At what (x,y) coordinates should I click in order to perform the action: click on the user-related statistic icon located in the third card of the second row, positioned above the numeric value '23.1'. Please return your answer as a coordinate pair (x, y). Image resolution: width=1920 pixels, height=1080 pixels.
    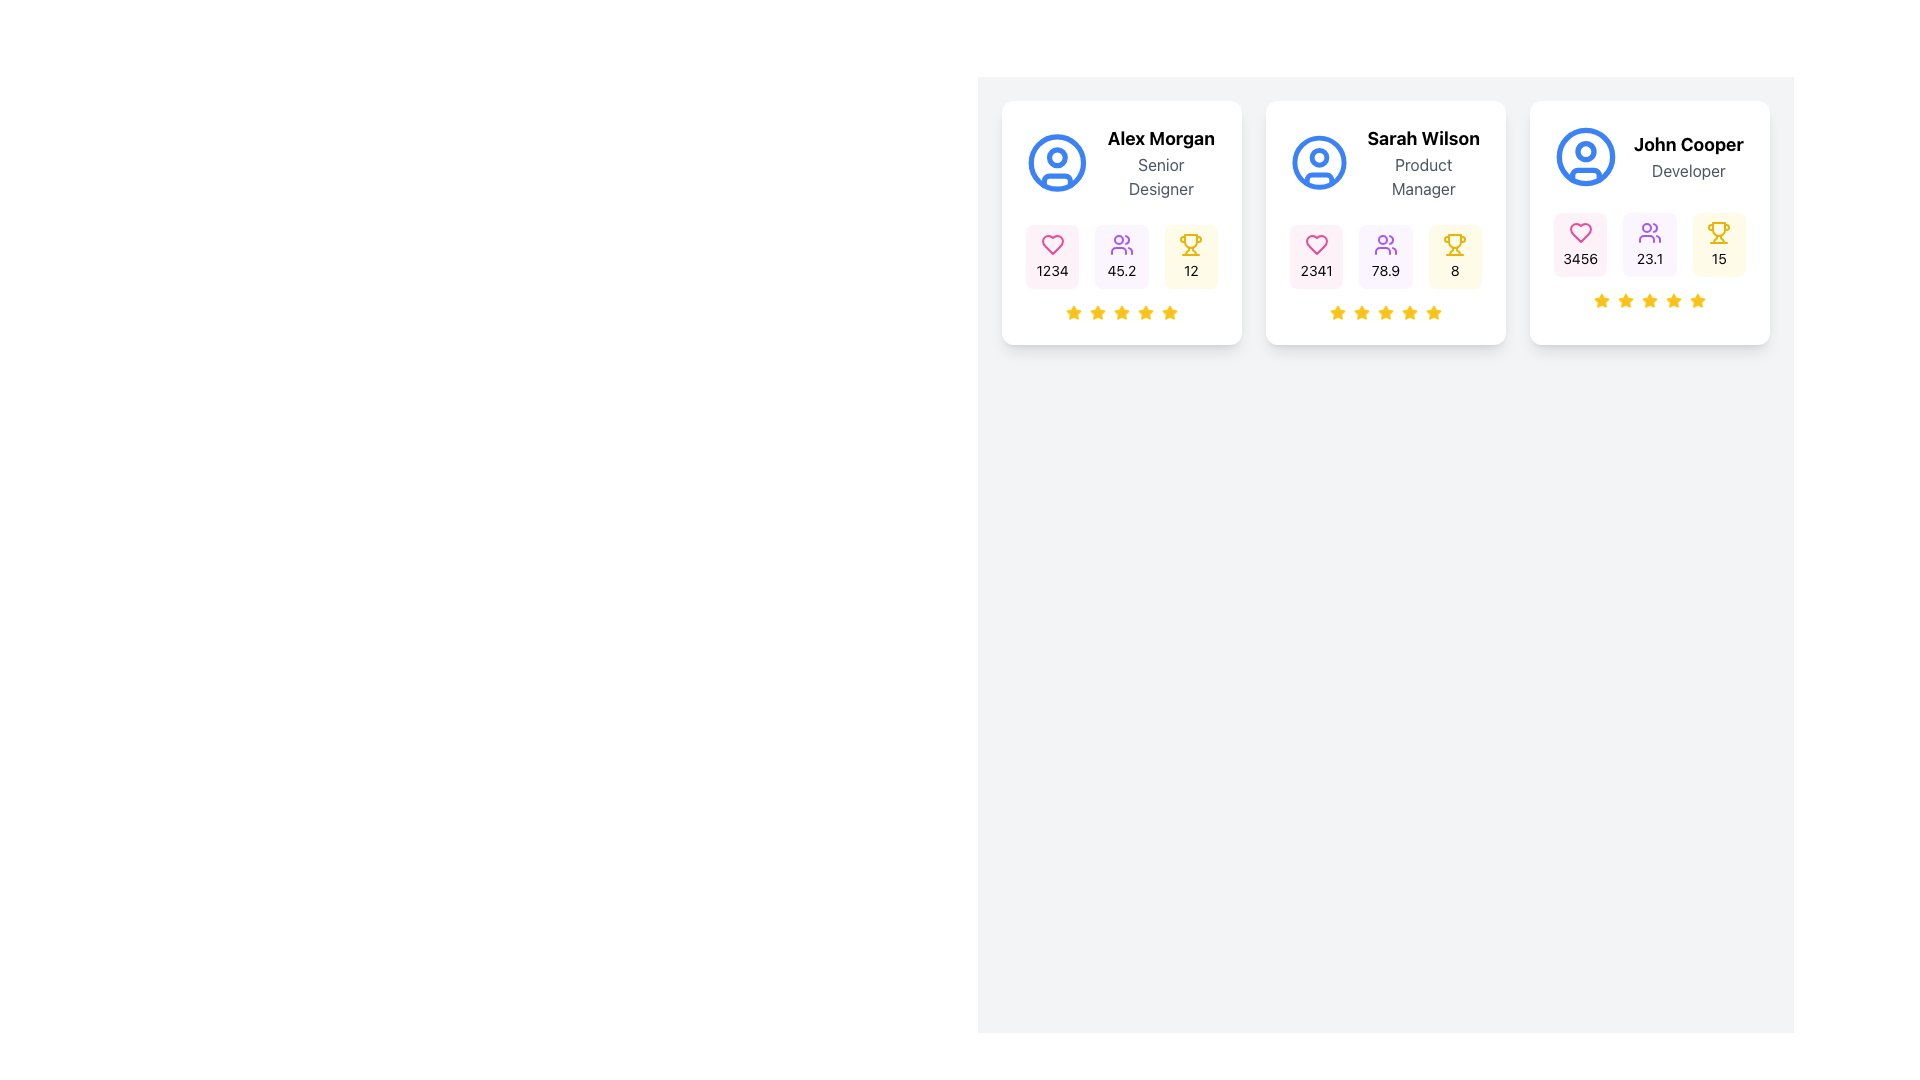
    Looking at the image, I should click on (1650, 231).